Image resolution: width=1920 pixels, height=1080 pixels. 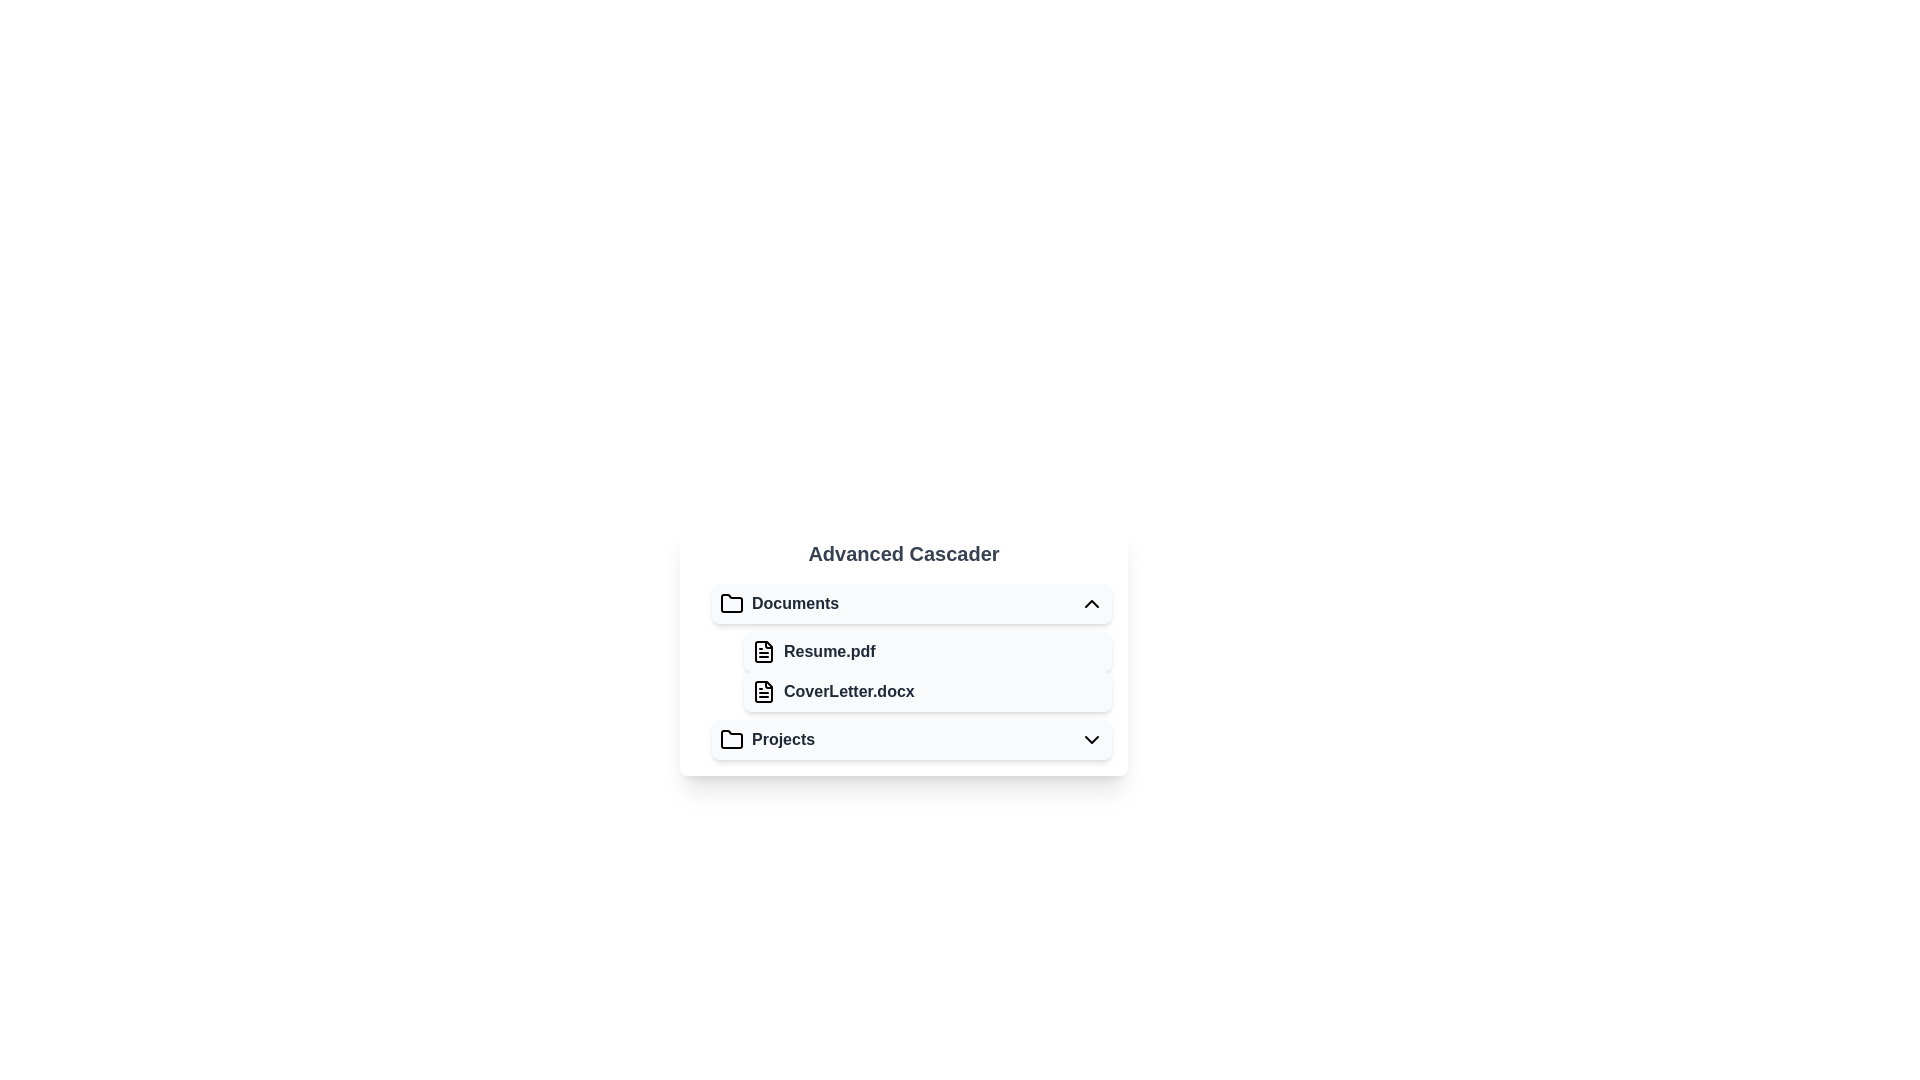 What do you see at coordinates (1090, 740) in the screenshot?
I see `the downward-pointing chevron icon located to the far right of the 'Projects' section in the dropdown card` at bounding box center [1090, 740].